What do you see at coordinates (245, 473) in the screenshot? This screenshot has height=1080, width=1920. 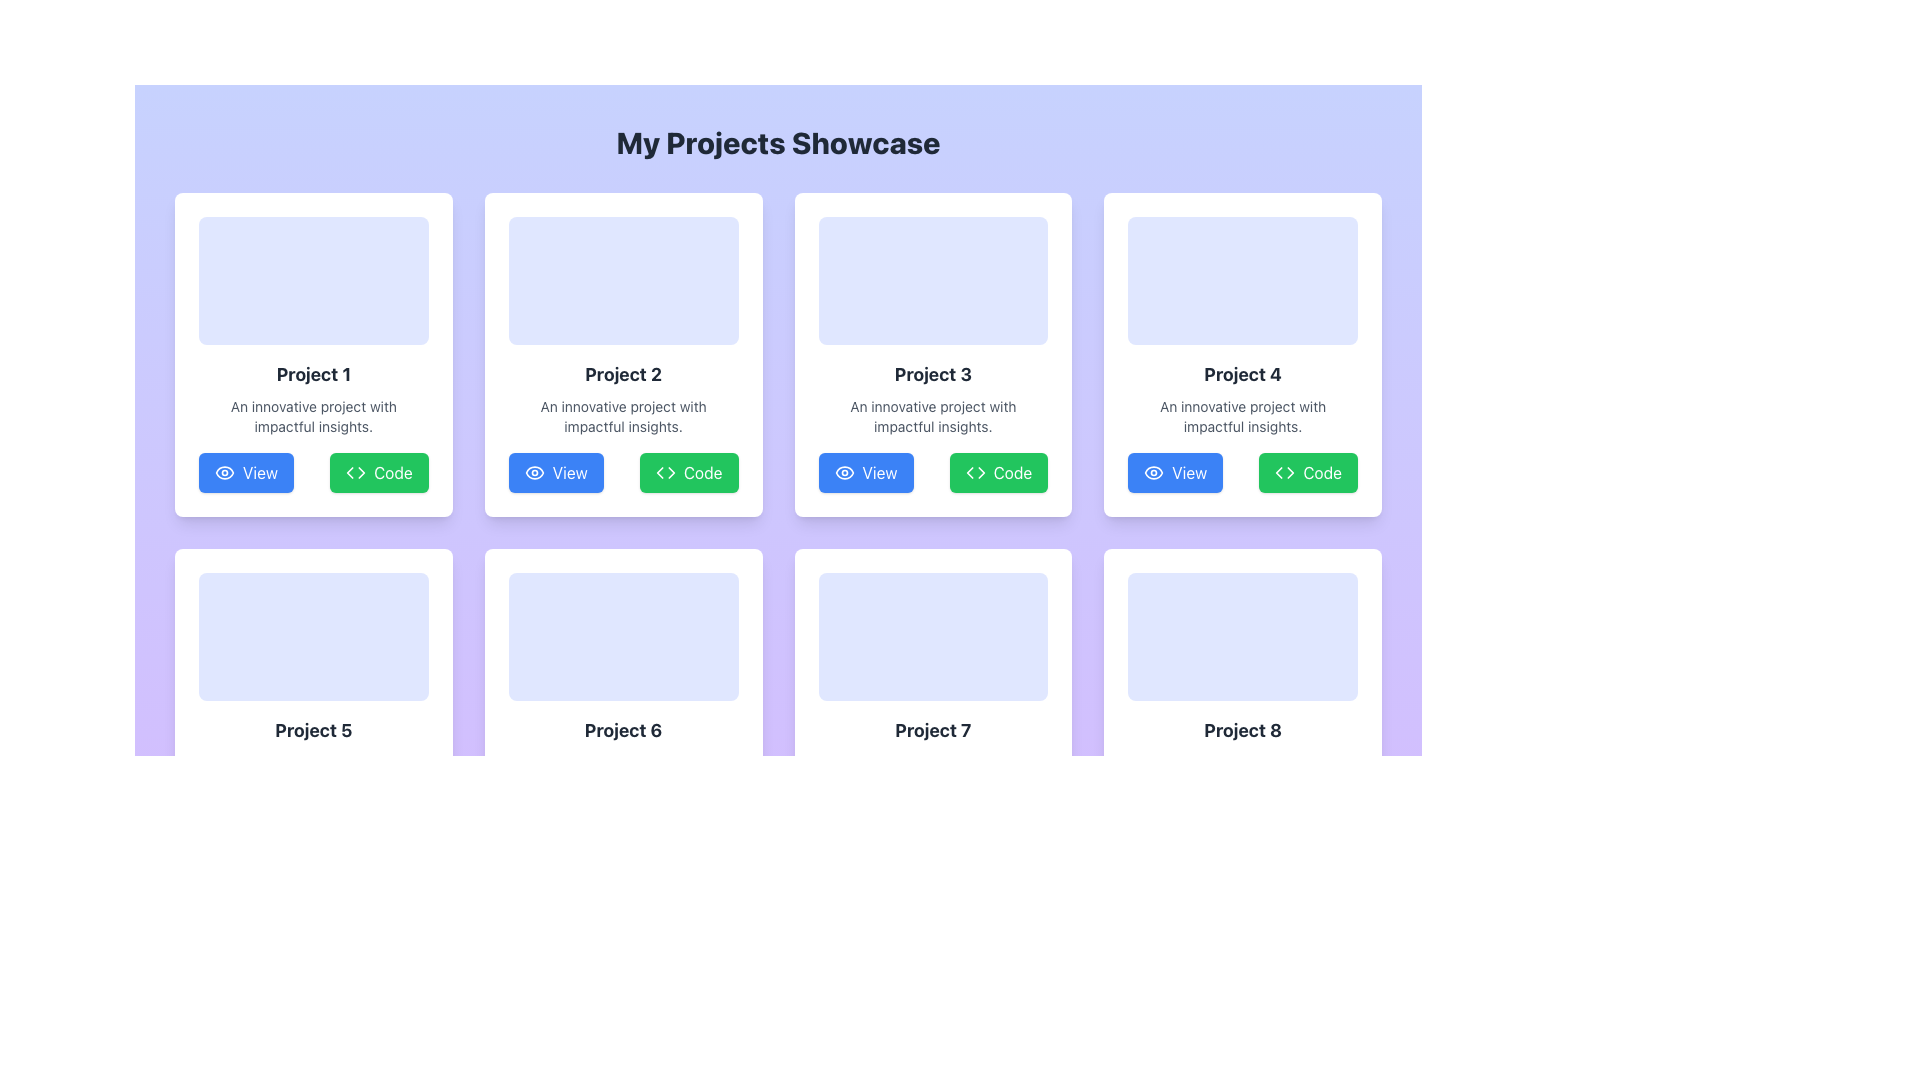 I see `the button located in the lower left corner of the 'Project 1' card` at bounding box center [245, 473].